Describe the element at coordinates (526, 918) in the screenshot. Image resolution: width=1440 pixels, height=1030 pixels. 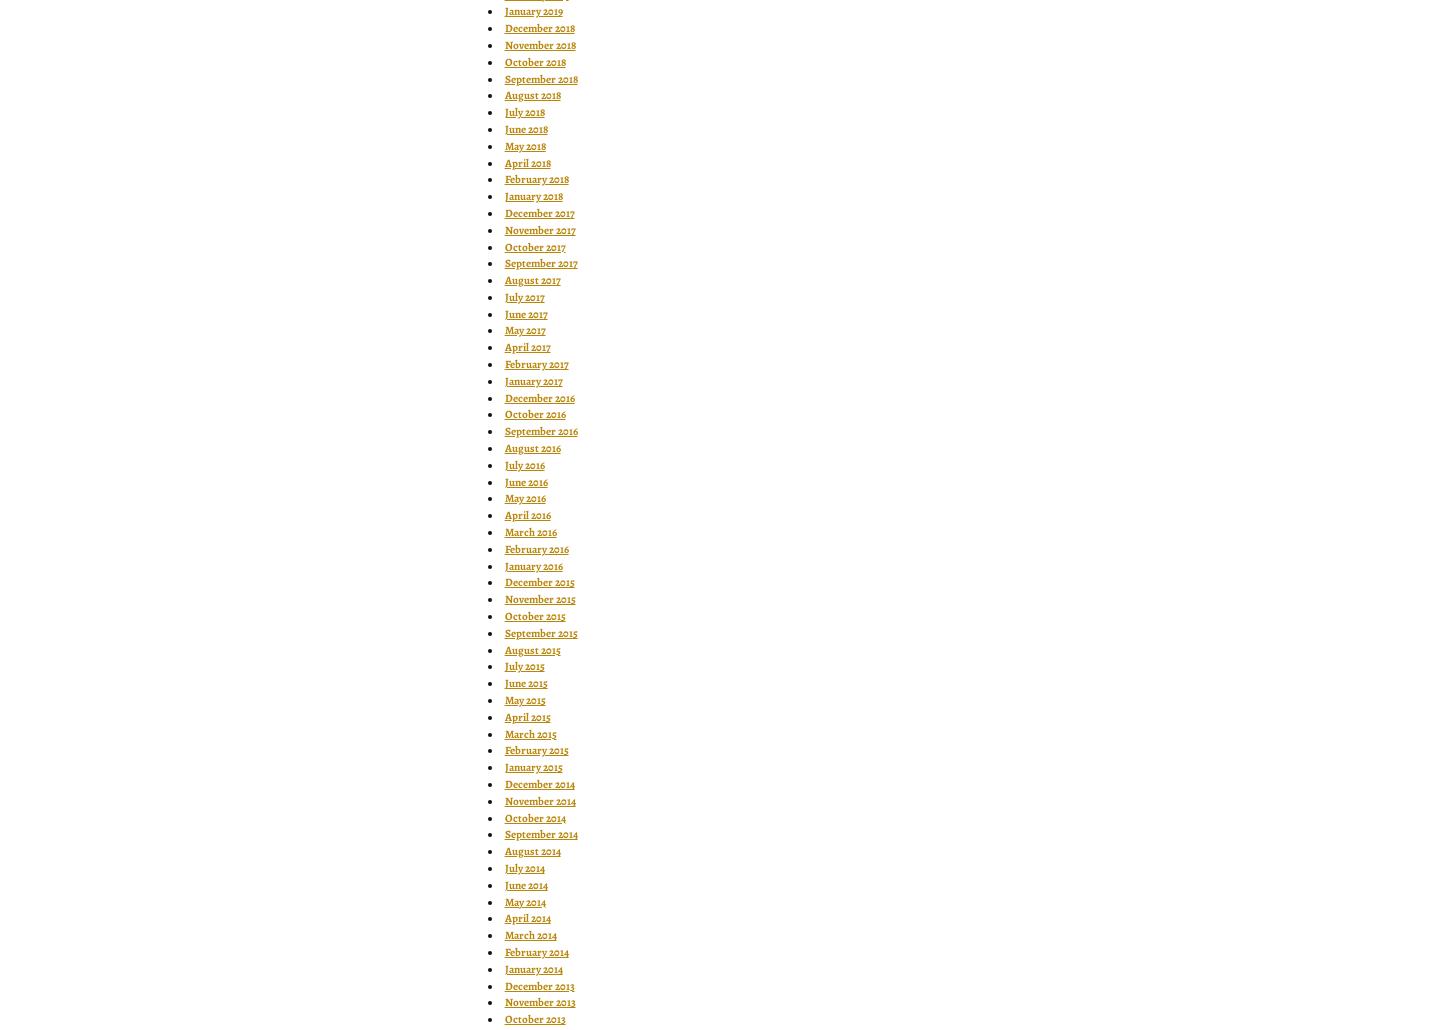
I see `'April 2014'` at that location.